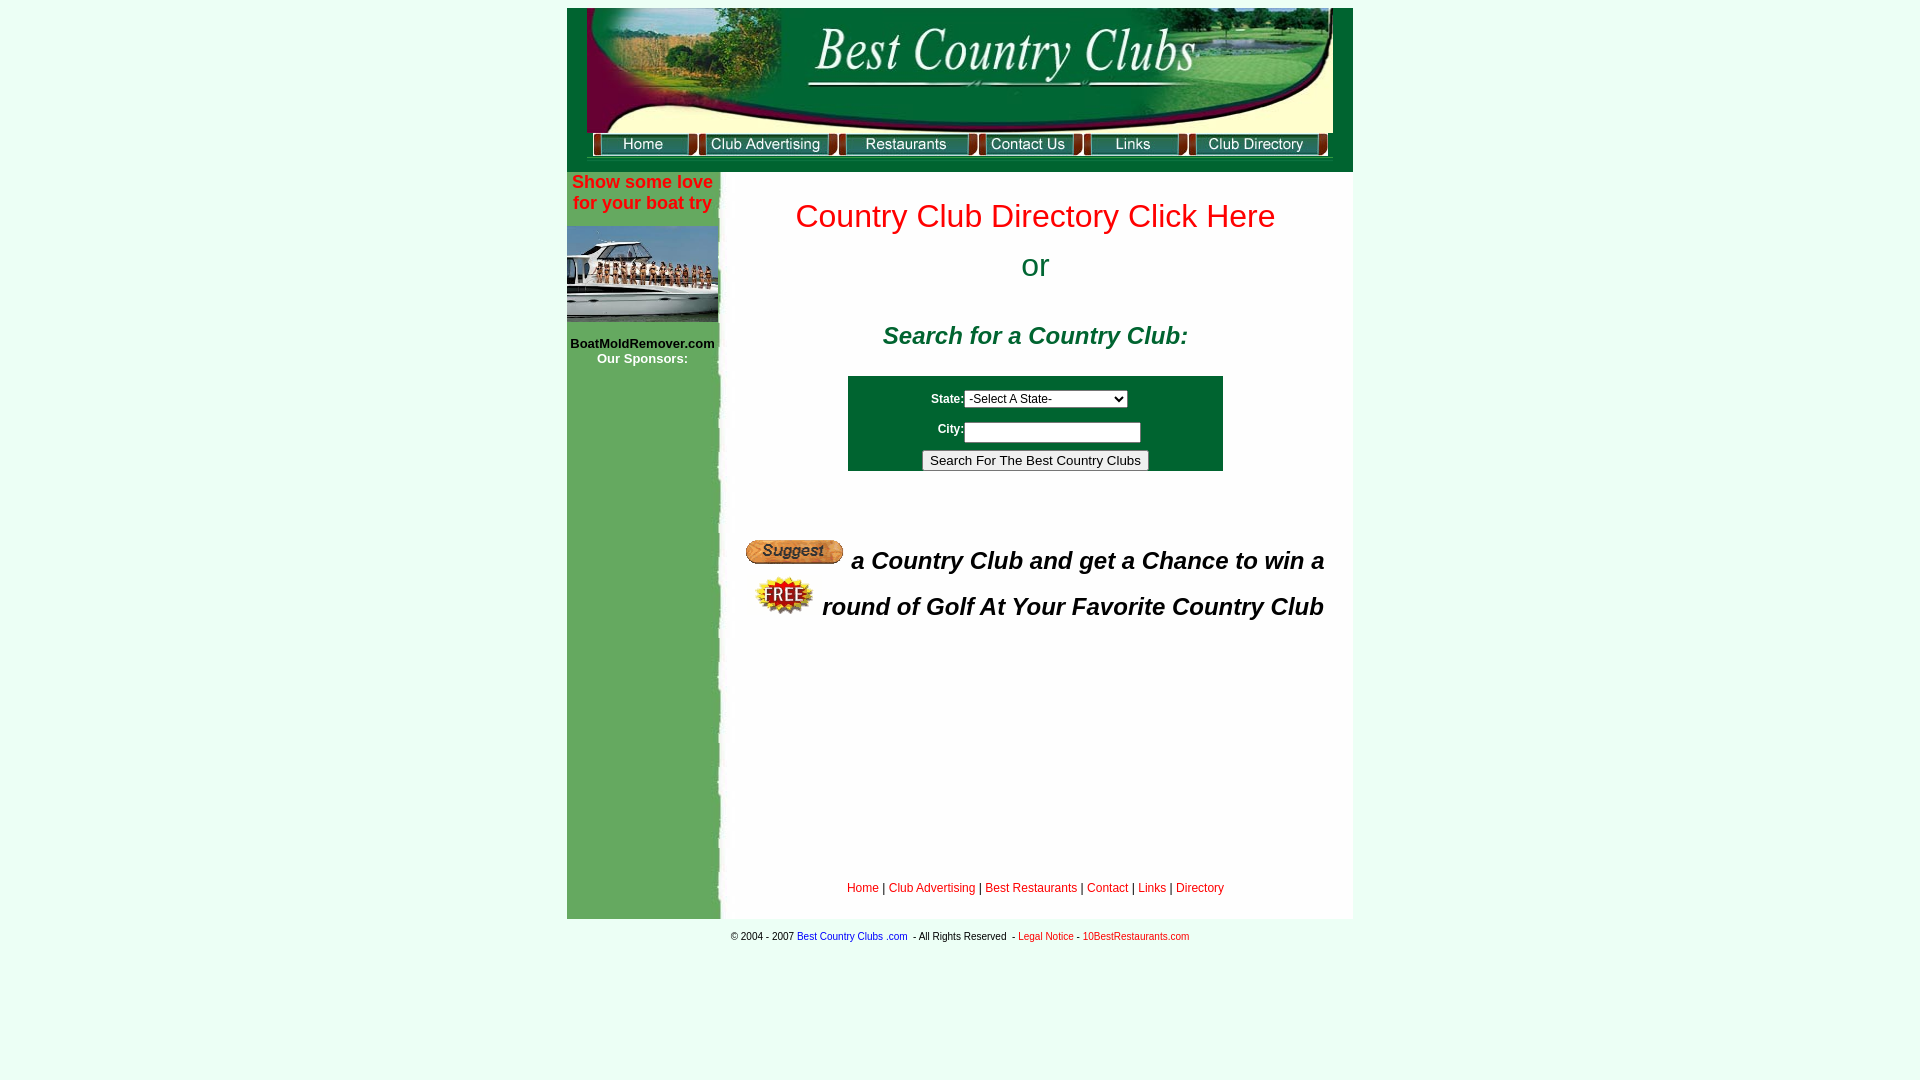  What do you see at coordinates (1035, 460) in the screenshot?
I see `'Search For The Best Country Clubs'` at bounding box center [1035, 460].